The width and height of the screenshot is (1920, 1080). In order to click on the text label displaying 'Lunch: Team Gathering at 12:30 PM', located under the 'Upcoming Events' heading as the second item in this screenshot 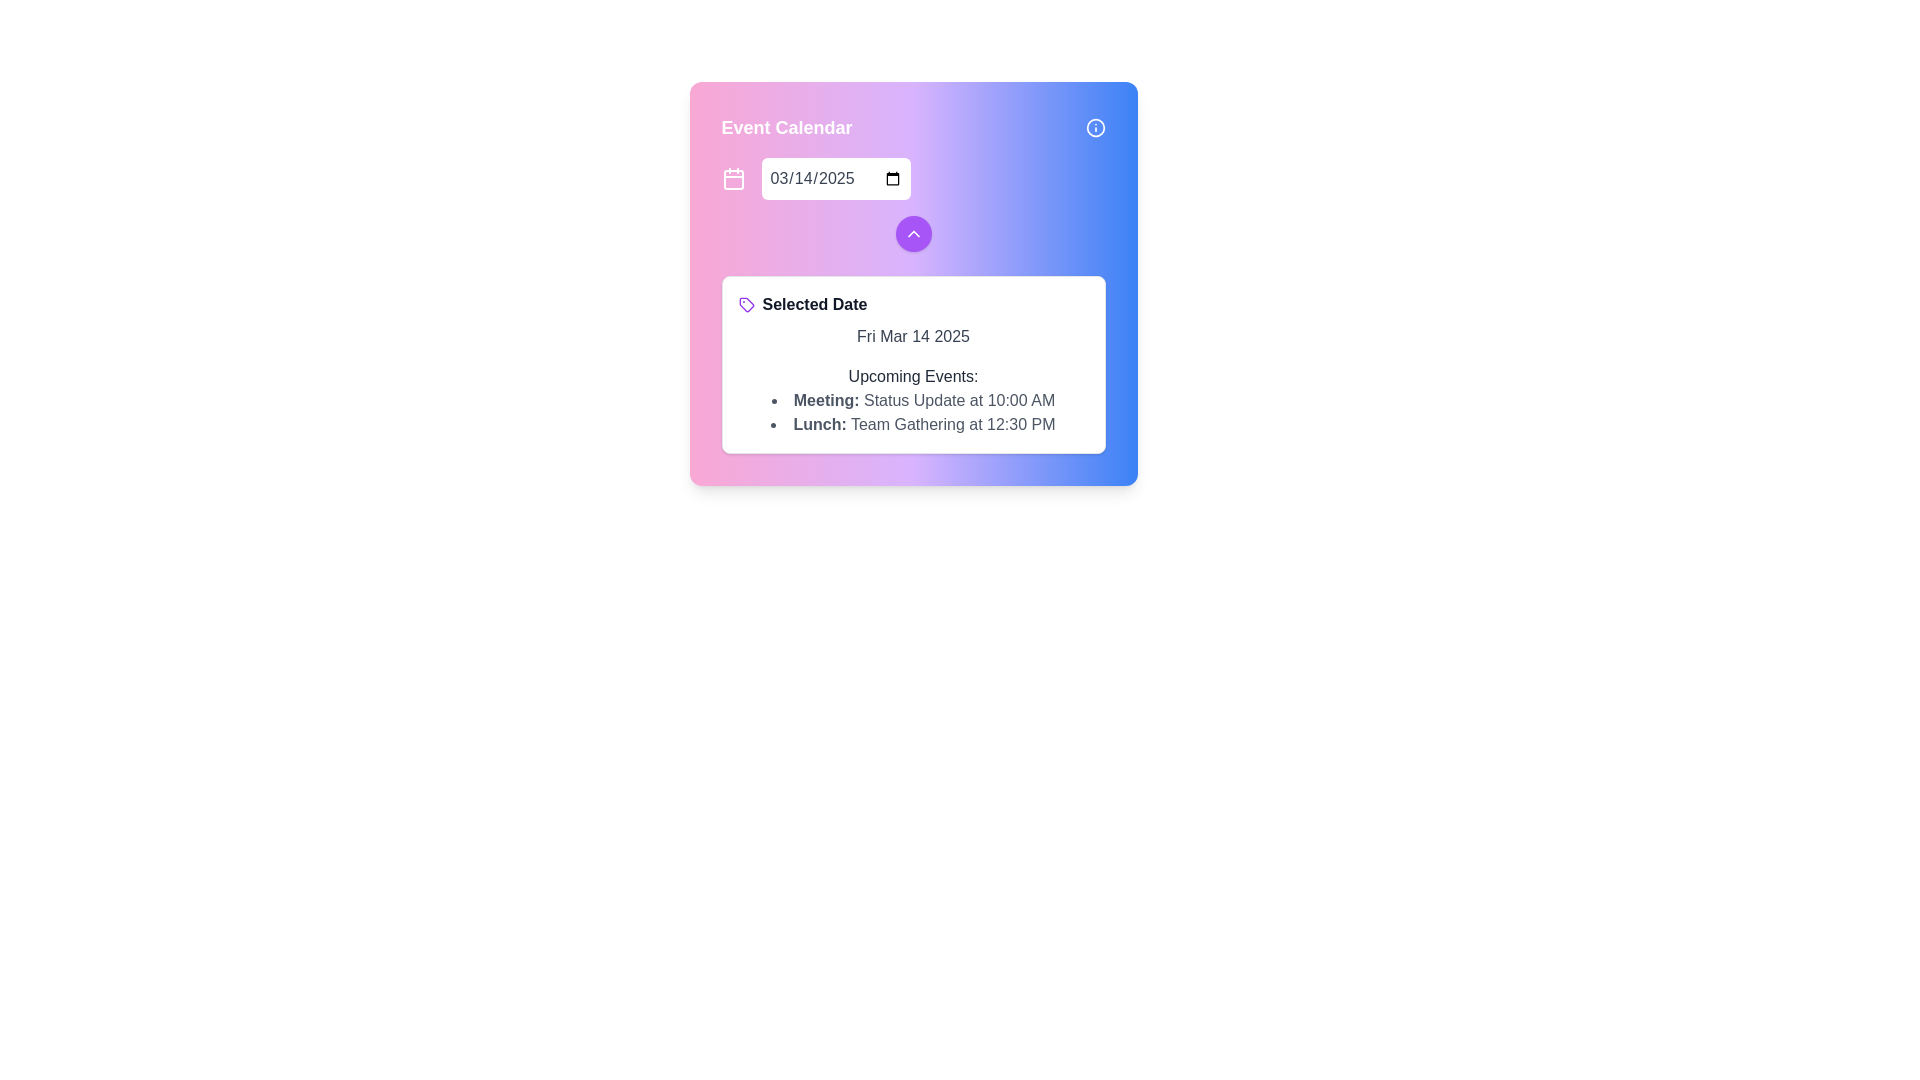, I will do `click(912, 423)`.